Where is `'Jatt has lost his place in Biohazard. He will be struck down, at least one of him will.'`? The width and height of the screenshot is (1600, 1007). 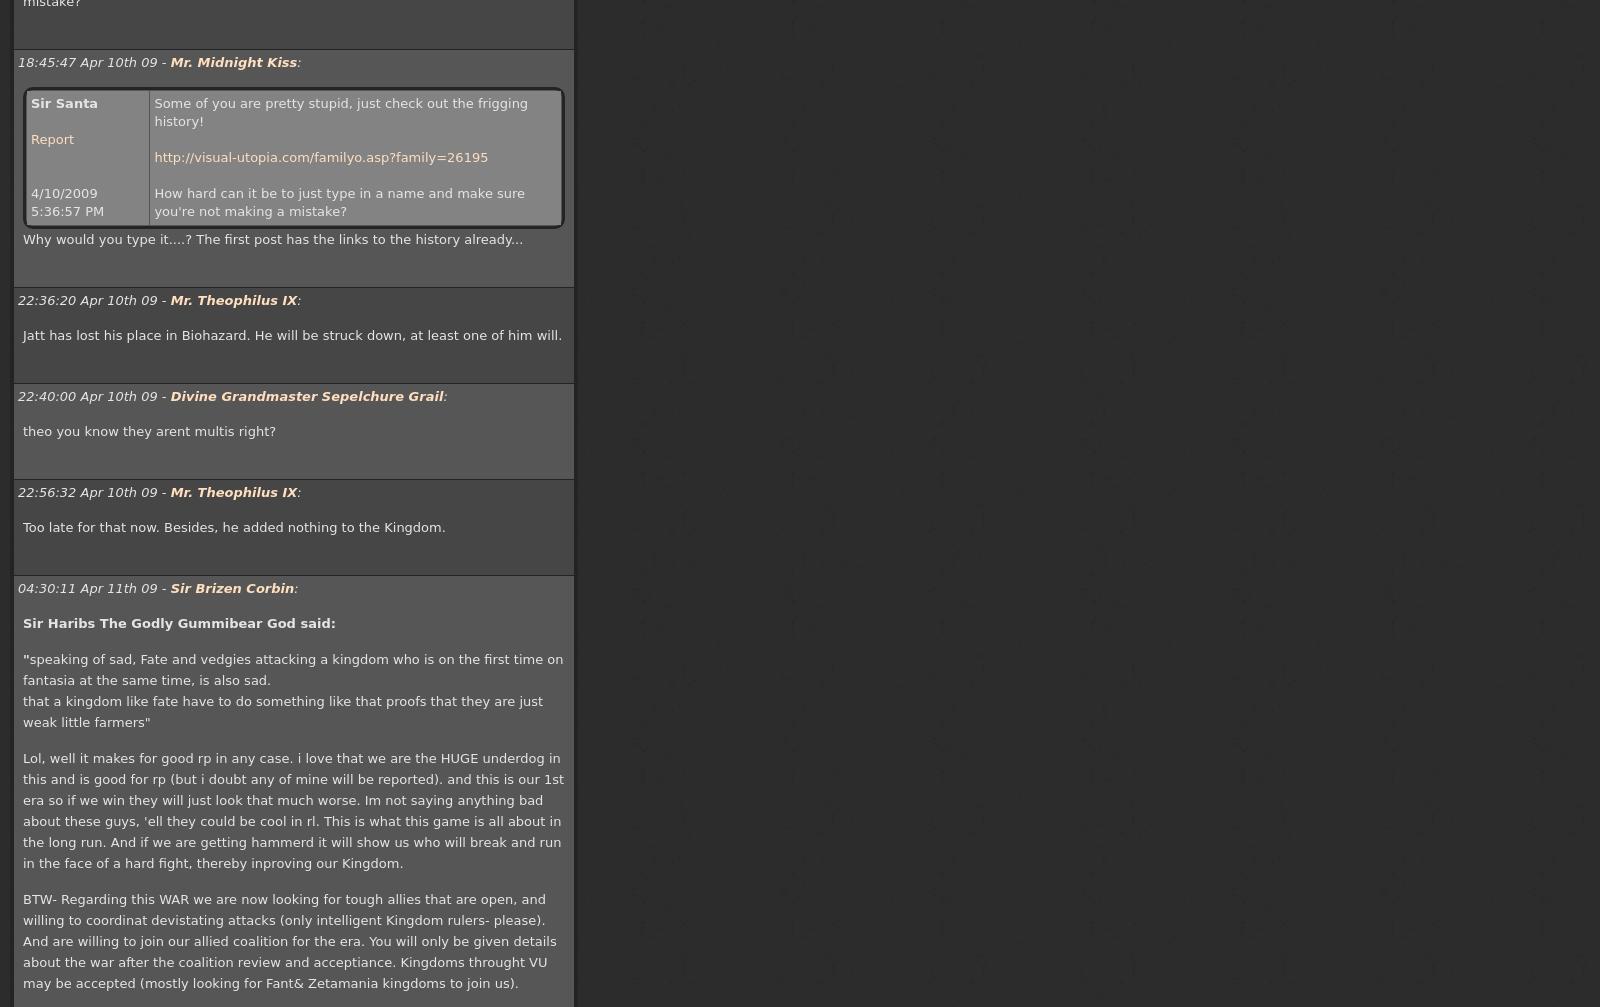 'Jatt has lost his place in Biohazard. He will be struck down, at least one of him will.' is located at coordinates (292, 335).